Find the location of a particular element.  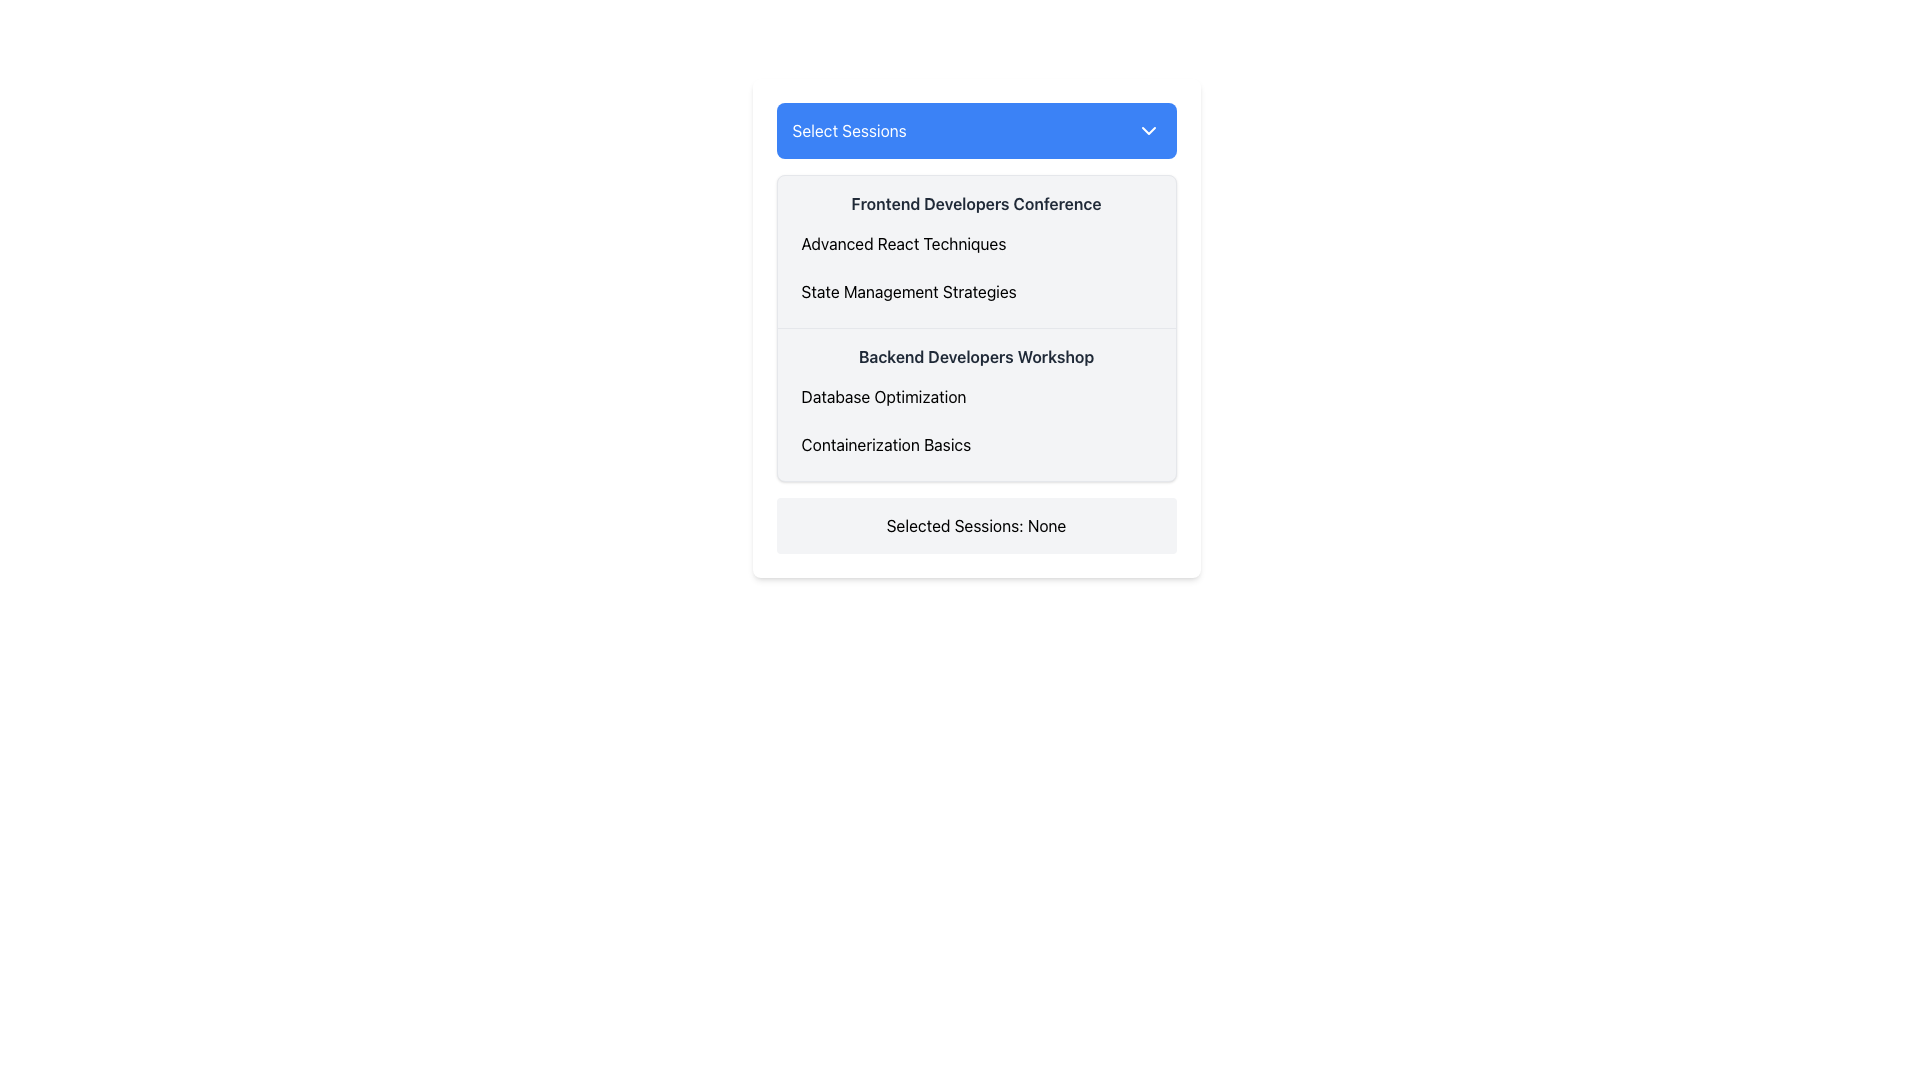

the chevron icon located to the right of the 'Select Sessions' button is located at coordinates (1148, 131).